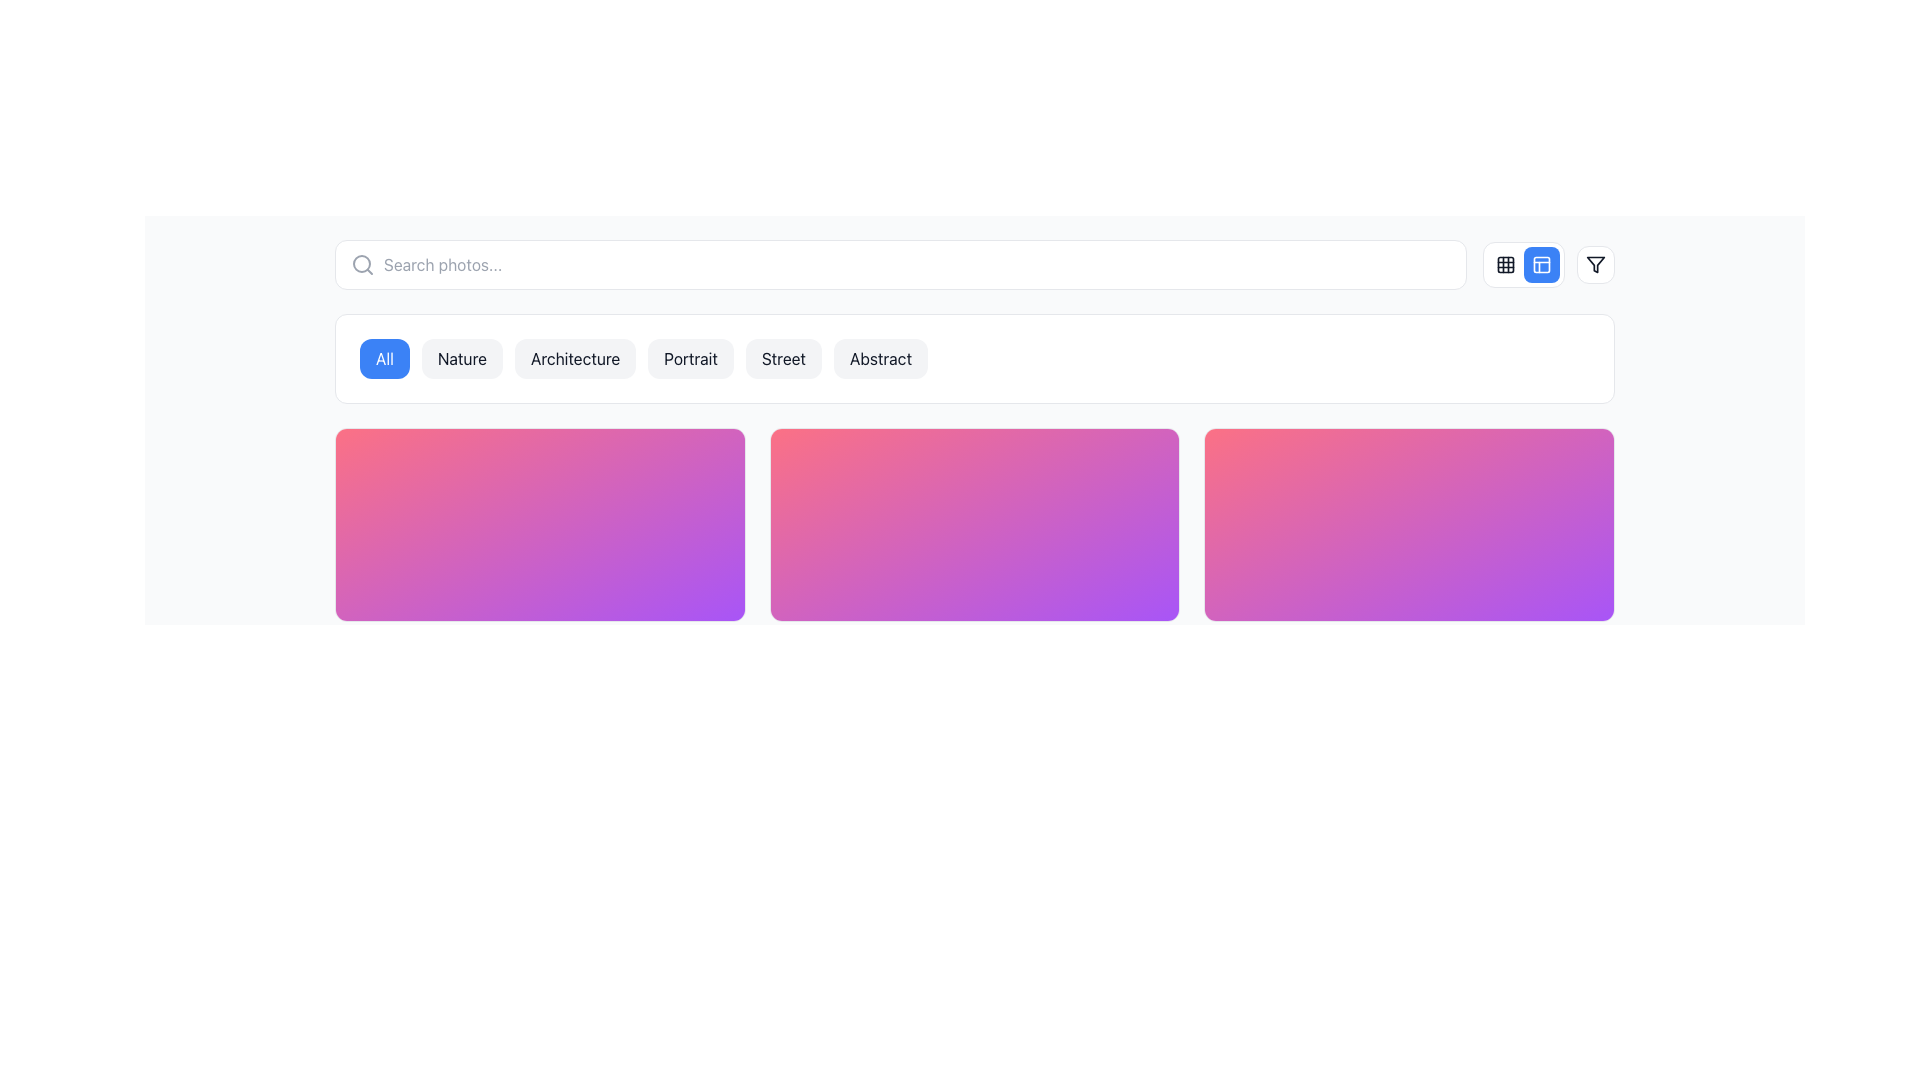 This screenshot has width=1920, height=1080. I want to click on the square button with a grid icon inside, located at the top right corner of the interface, so click(1506, 264).